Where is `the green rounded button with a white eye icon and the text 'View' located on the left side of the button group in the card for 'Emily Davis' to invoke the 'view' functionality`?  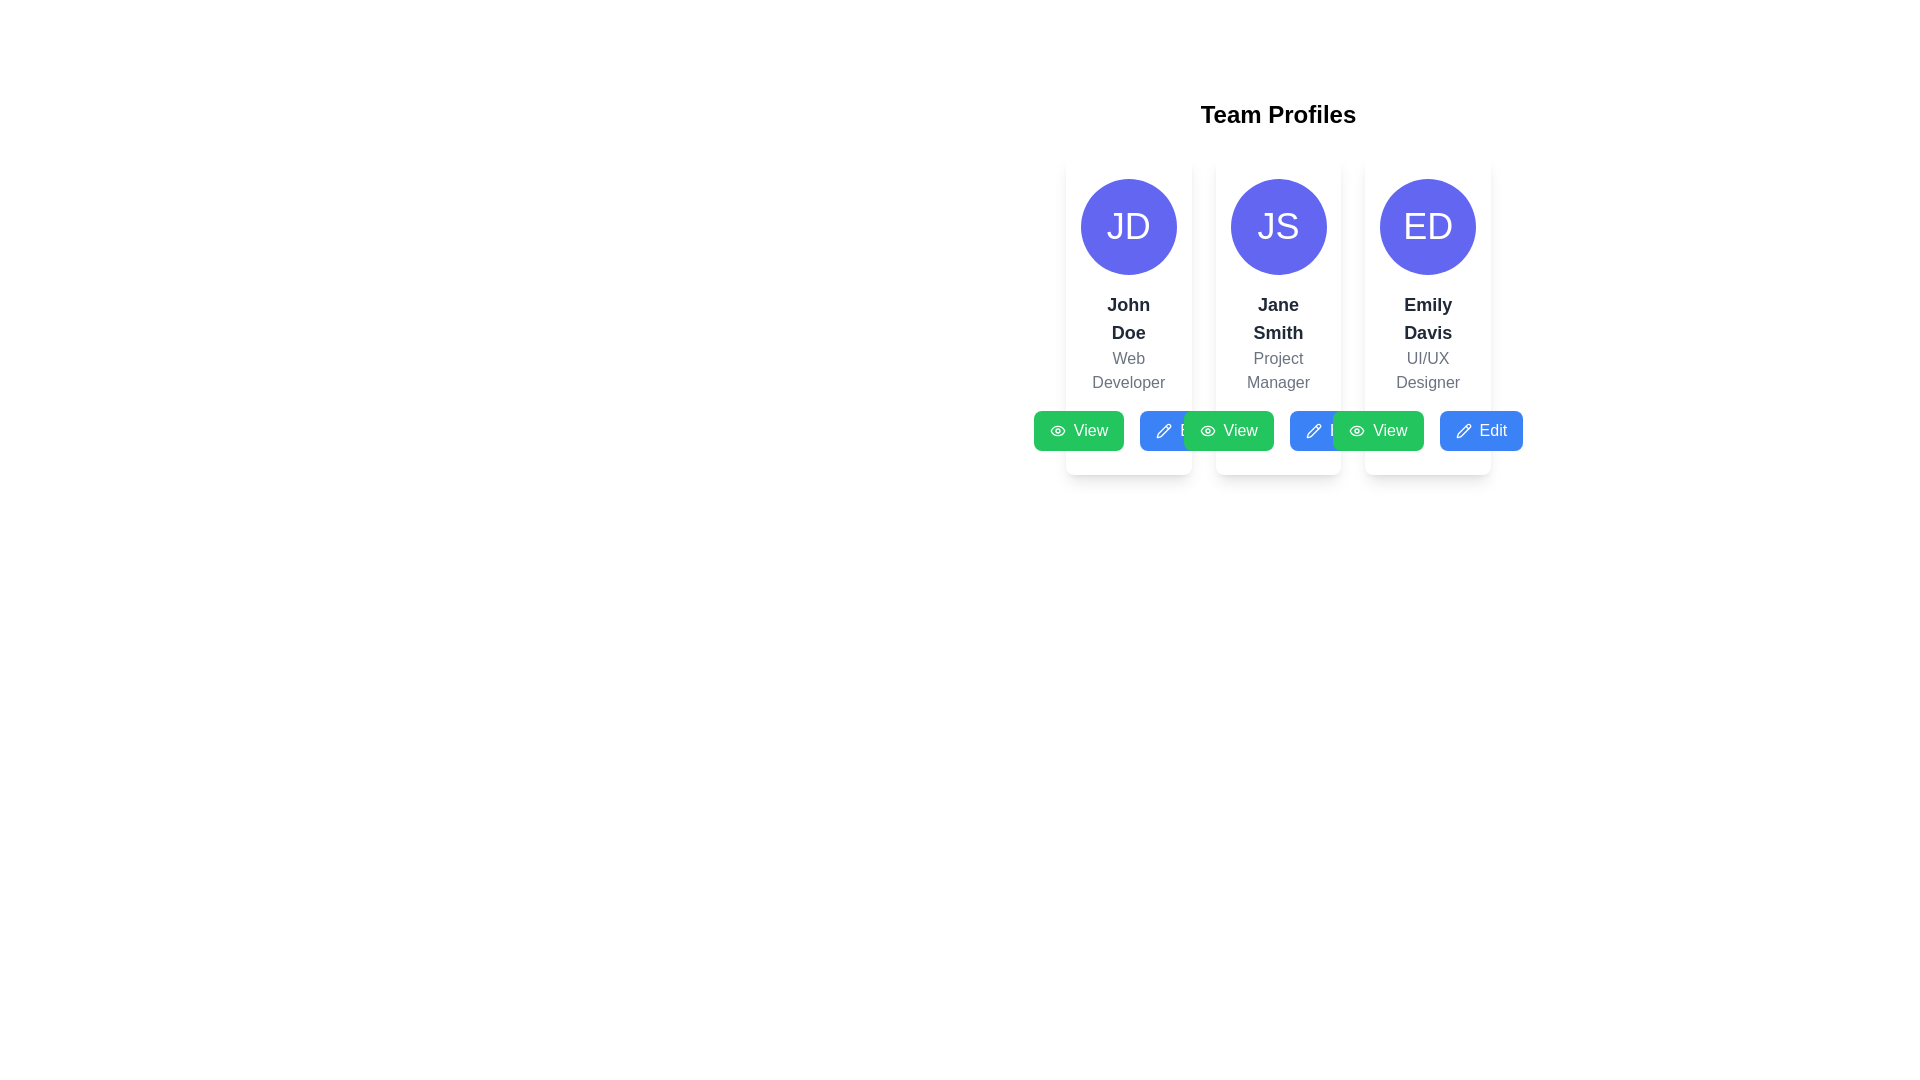 the green rounded button with a white eye icon and the text 'View' located on the left side of the button group in the card for 'Emily Davis' to invoke the 'view' functionality is located at coordinates (1377, 430).